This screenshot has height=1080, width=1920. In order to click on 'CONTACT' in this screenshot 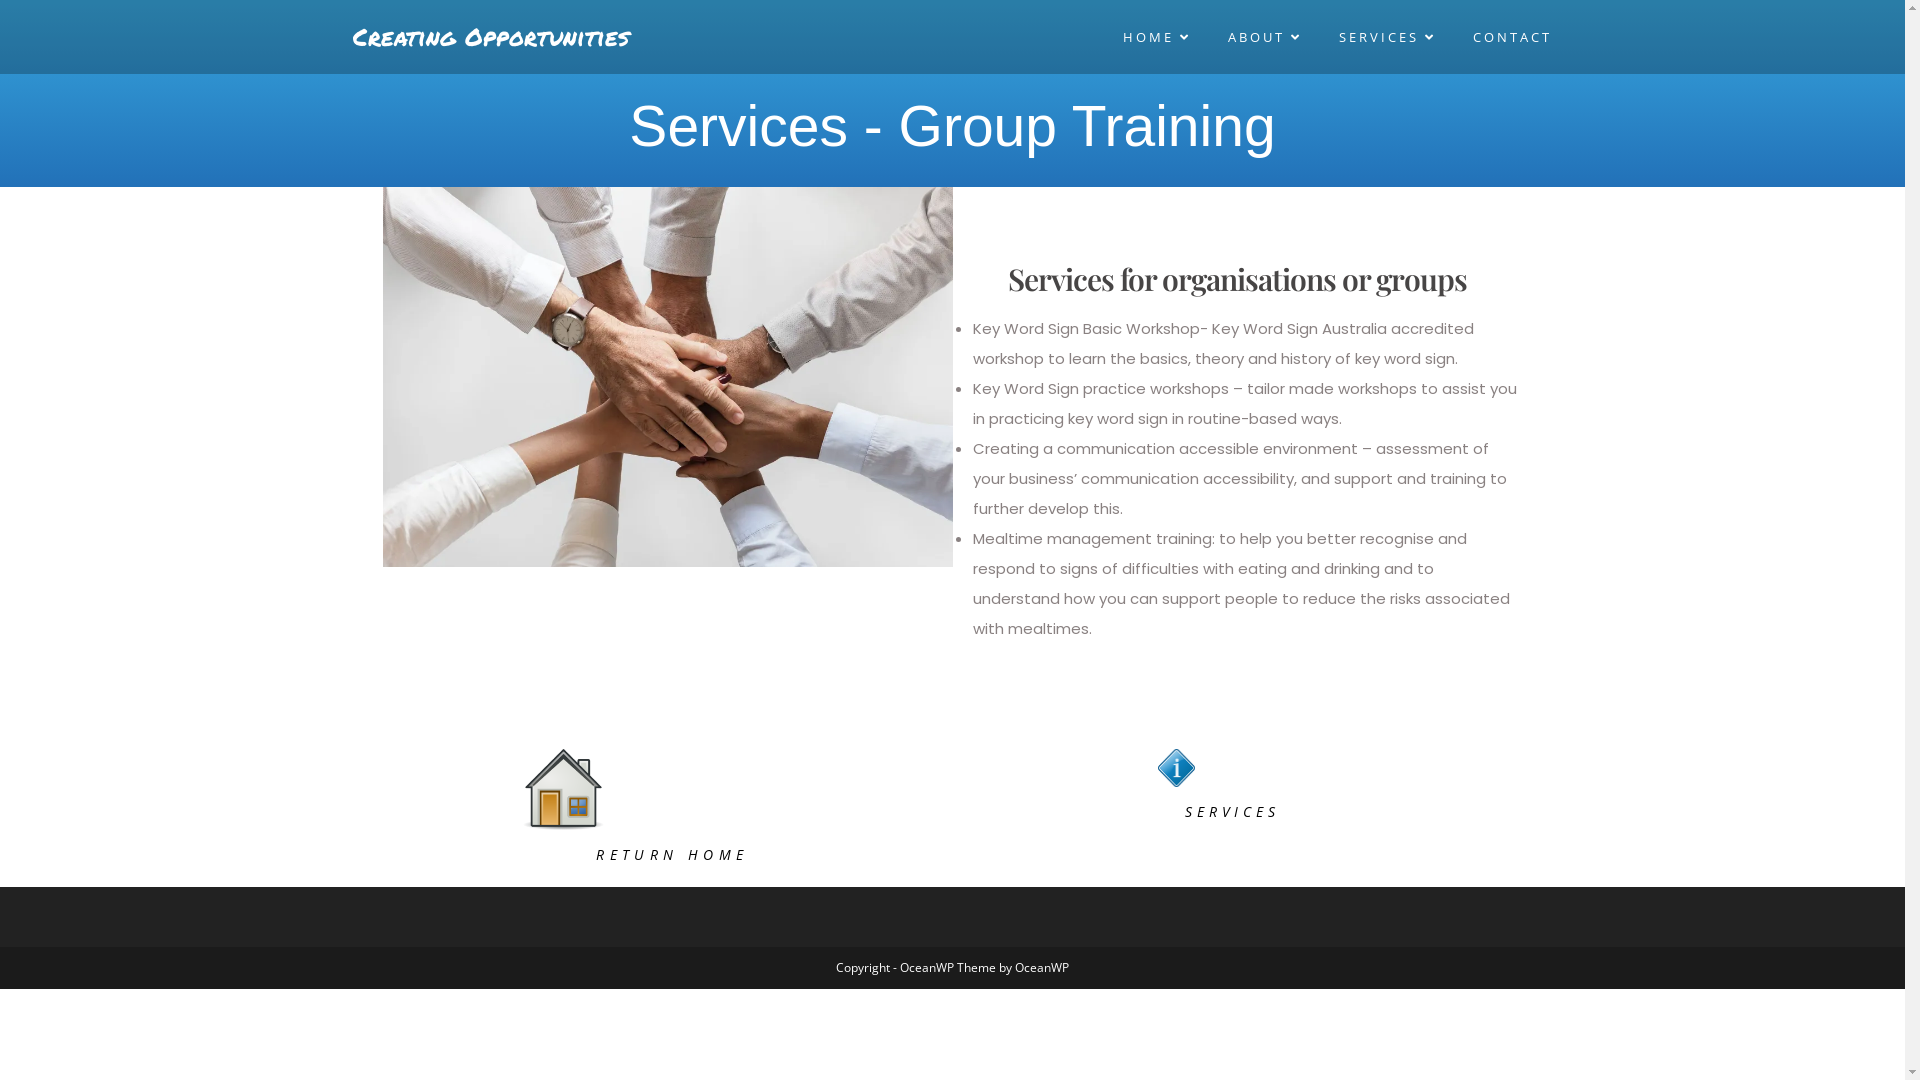, I will do `click(1511, 37)`.